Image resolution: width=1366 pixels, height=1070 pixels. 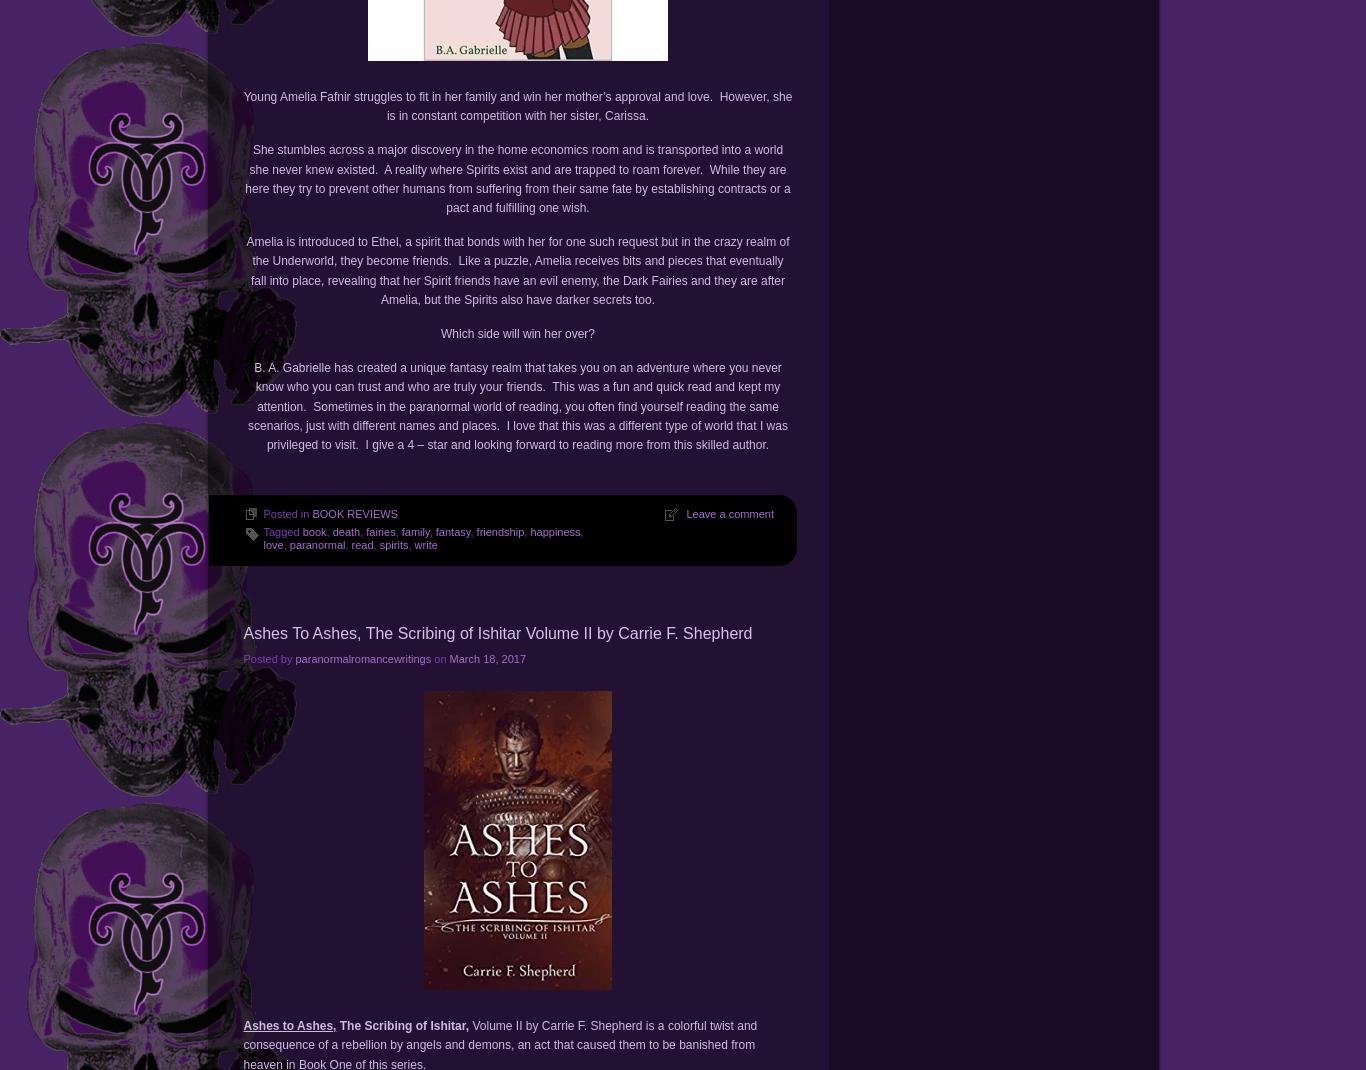 I want to click on 'book', so click(x=314, y=532).